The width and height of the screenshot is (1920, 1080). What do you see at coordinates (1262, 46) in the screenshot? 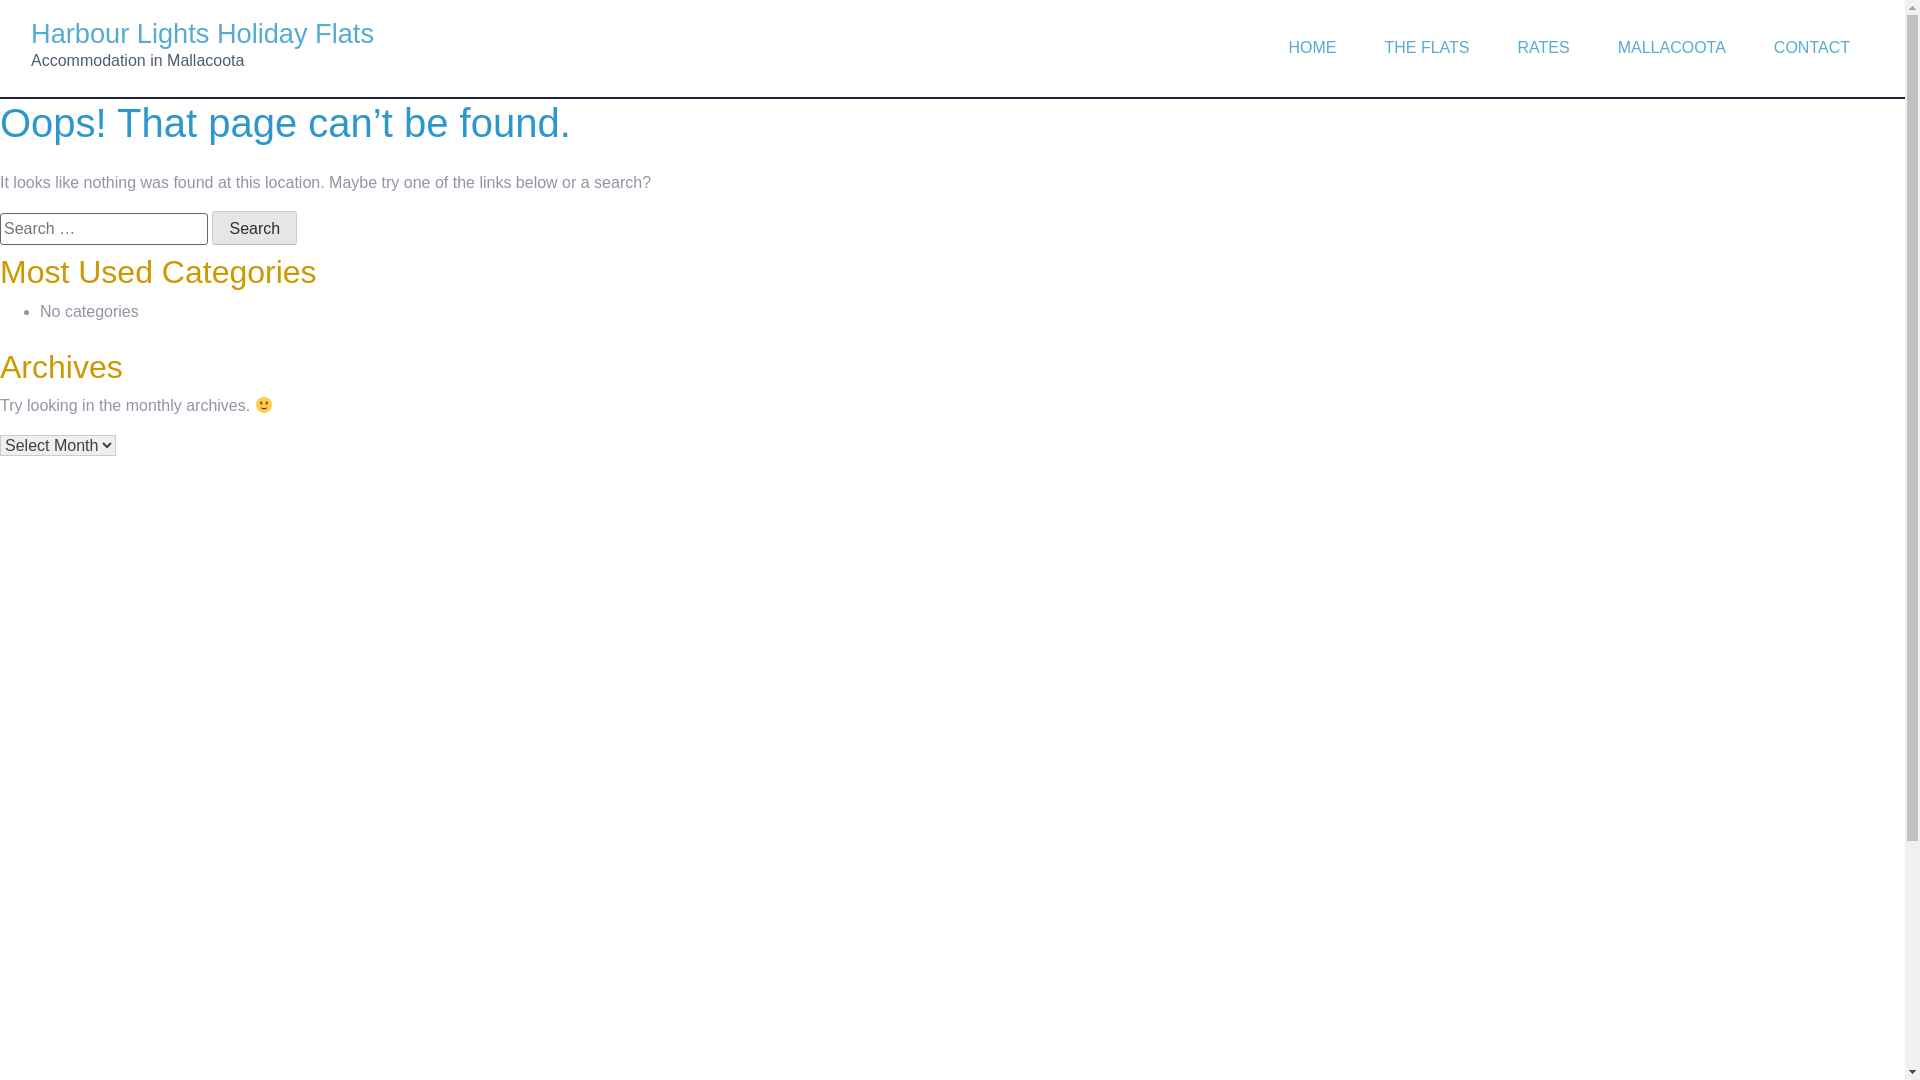
I see `'HOME'` at bounding box center [1262, 46].